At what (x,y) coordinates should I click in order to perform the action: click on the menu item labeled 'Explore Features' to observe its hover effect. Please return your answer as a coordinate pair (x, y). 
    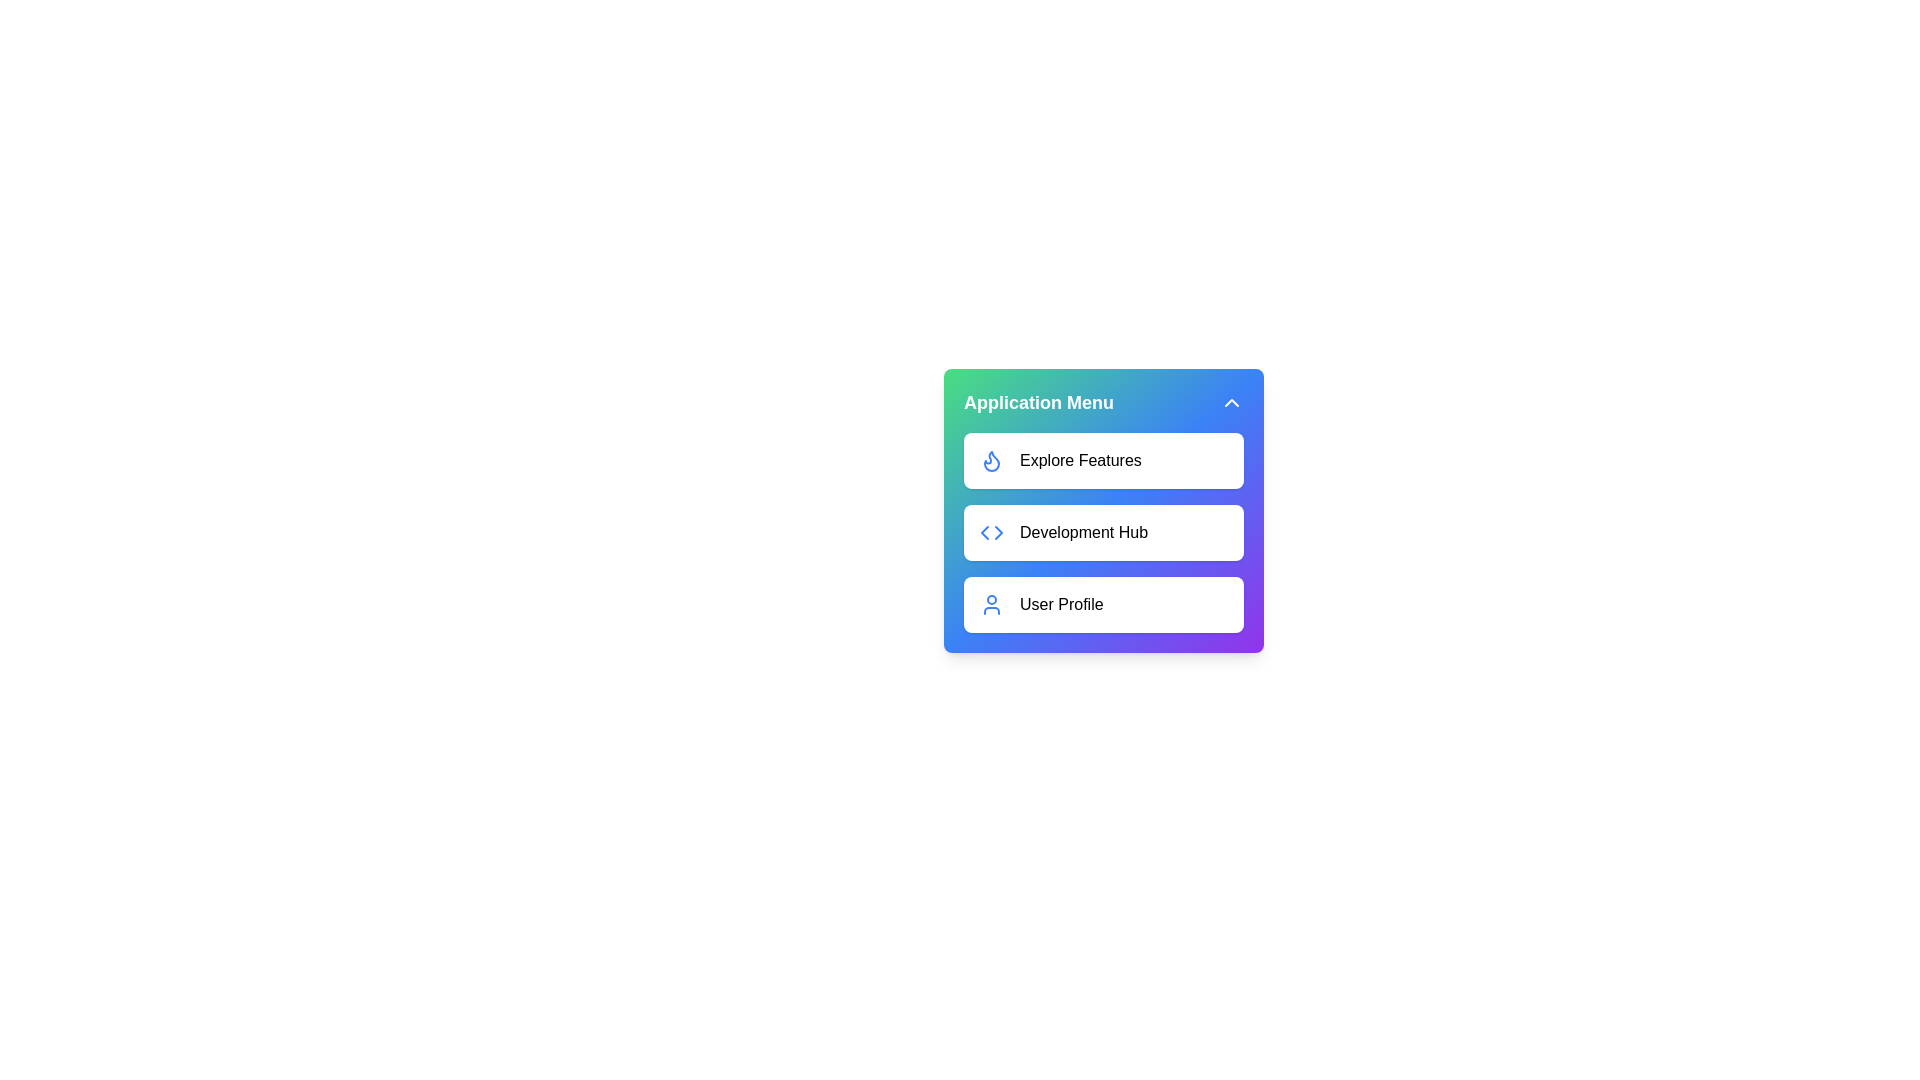
    Looking at the image, I should click on (1103, 461).